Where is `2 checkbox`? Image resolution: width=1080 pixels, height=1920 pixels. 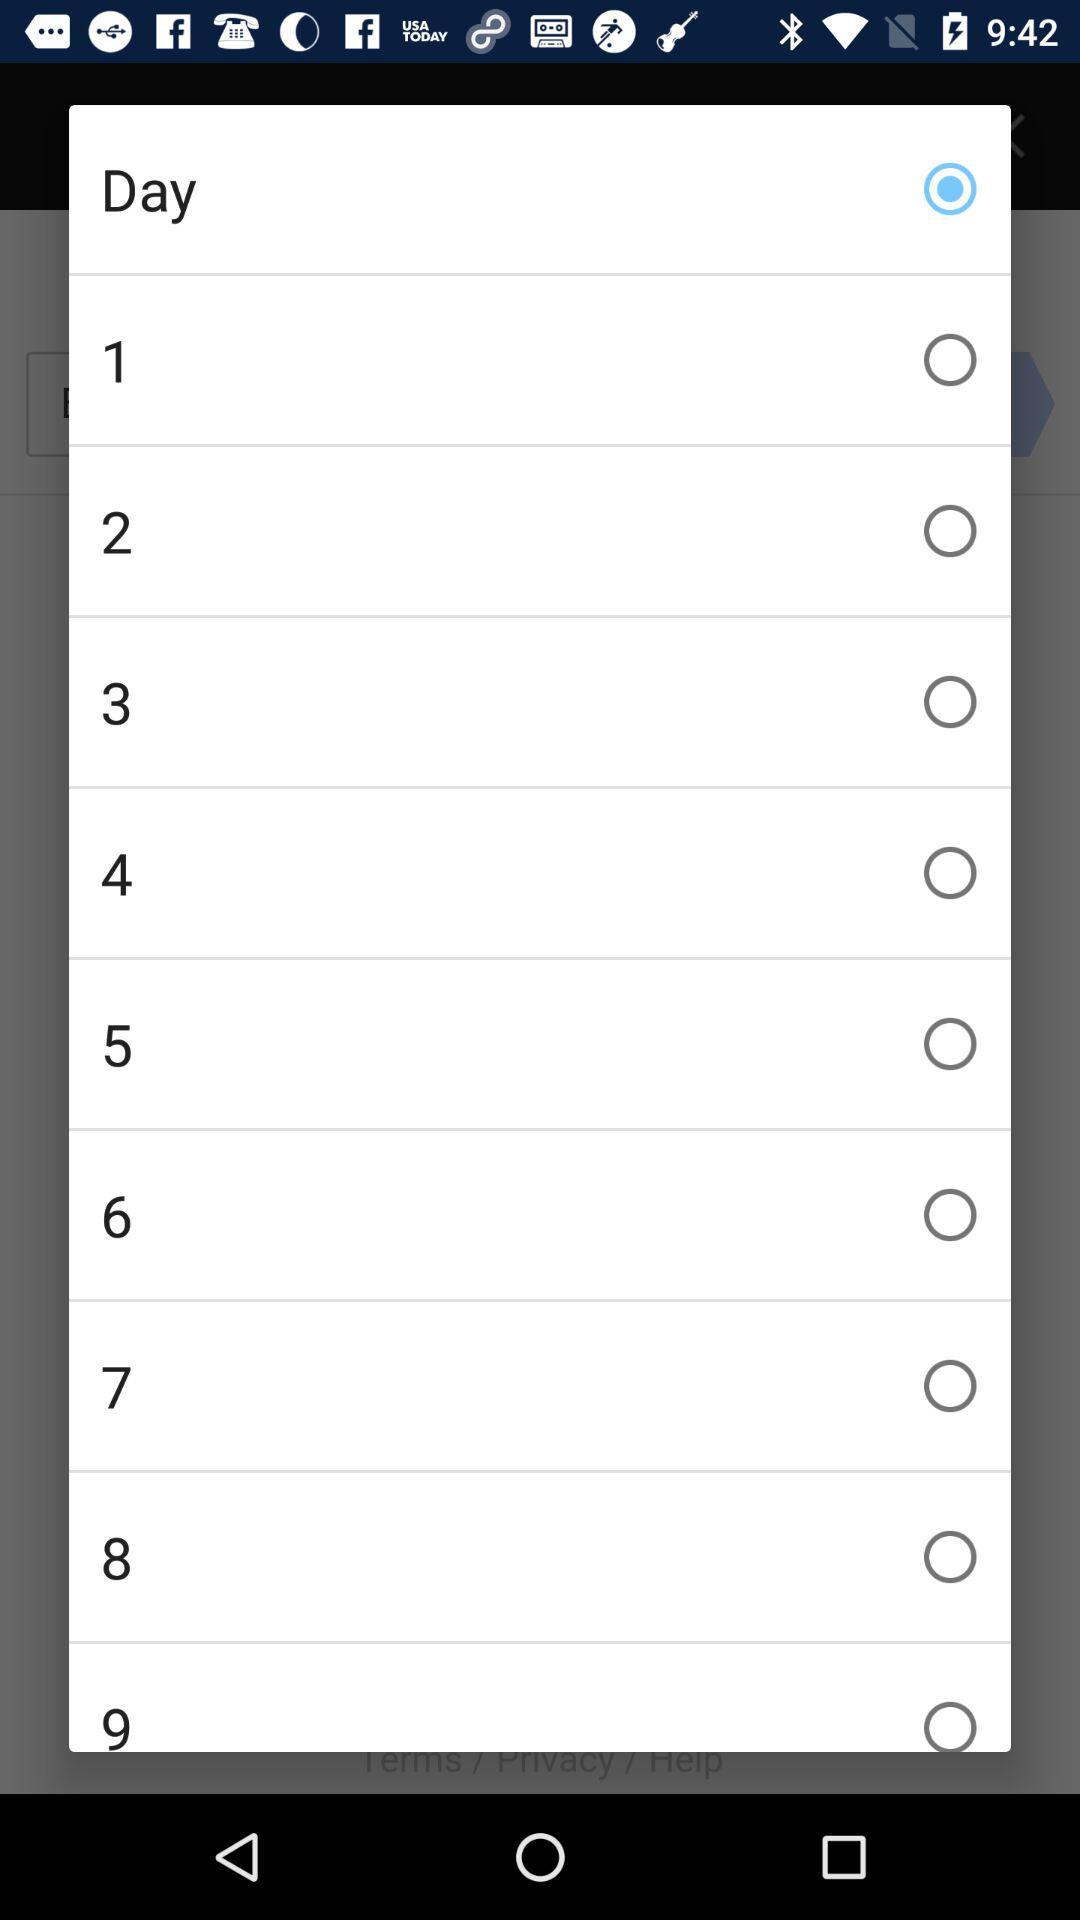 2 checkbox is located at coordinates (540, 531).